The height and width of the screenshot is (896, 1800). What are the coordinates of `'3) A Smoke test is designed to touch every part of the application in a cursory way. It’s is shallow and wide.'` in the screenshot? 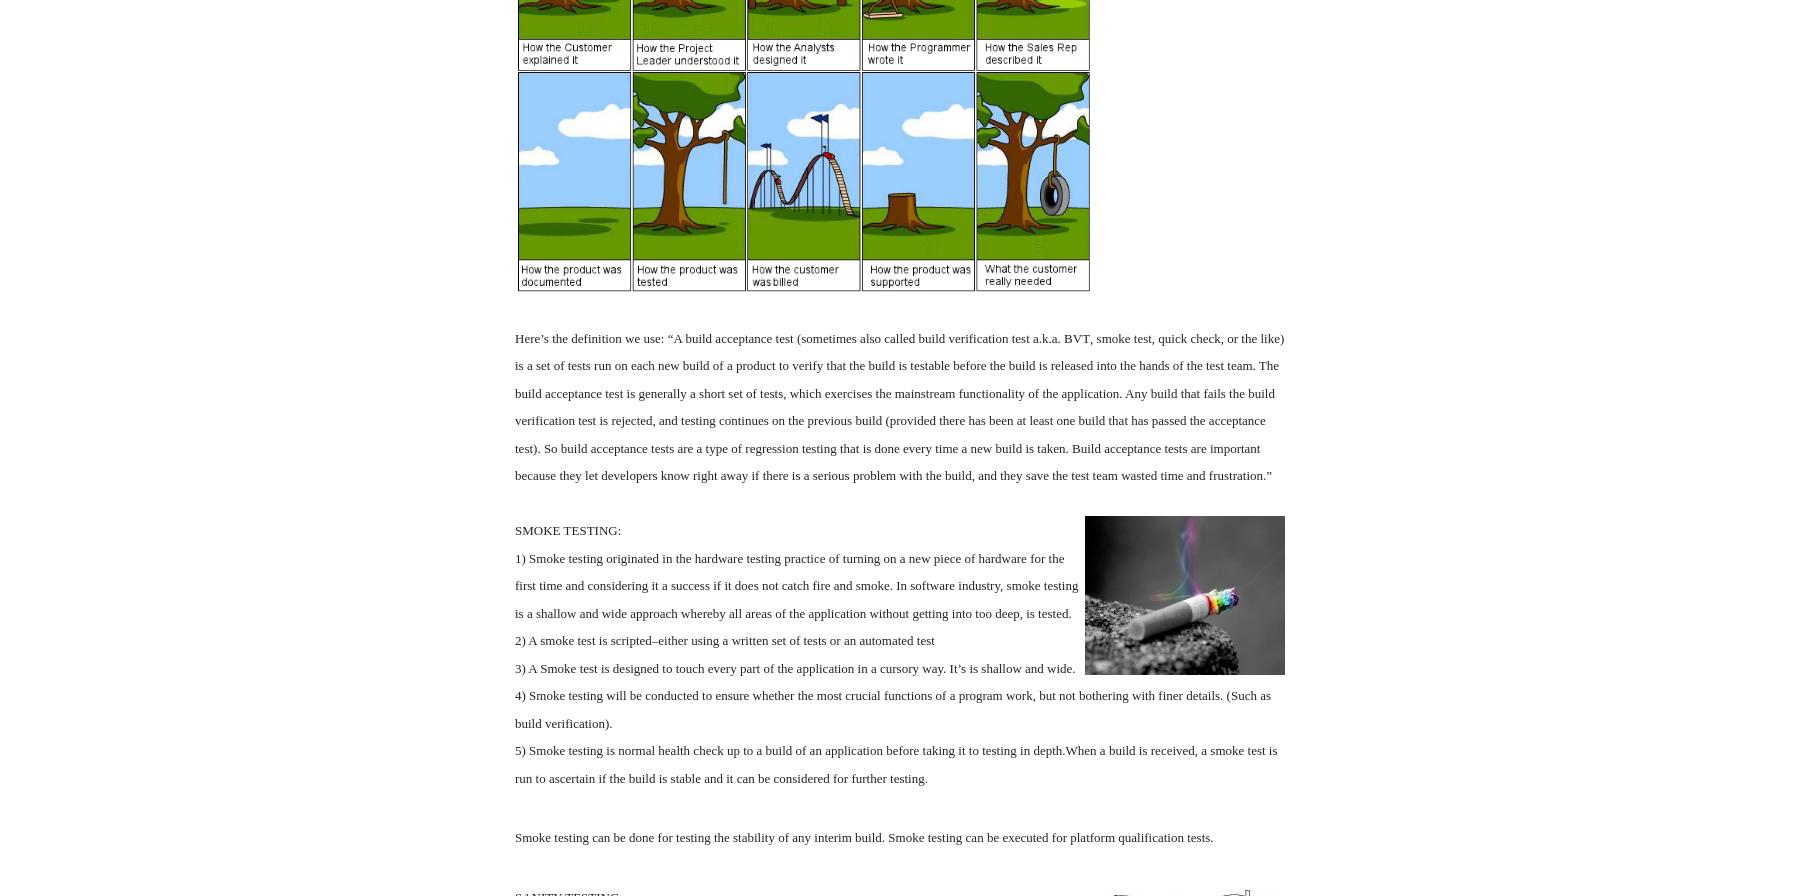 It's located at (795, 667).